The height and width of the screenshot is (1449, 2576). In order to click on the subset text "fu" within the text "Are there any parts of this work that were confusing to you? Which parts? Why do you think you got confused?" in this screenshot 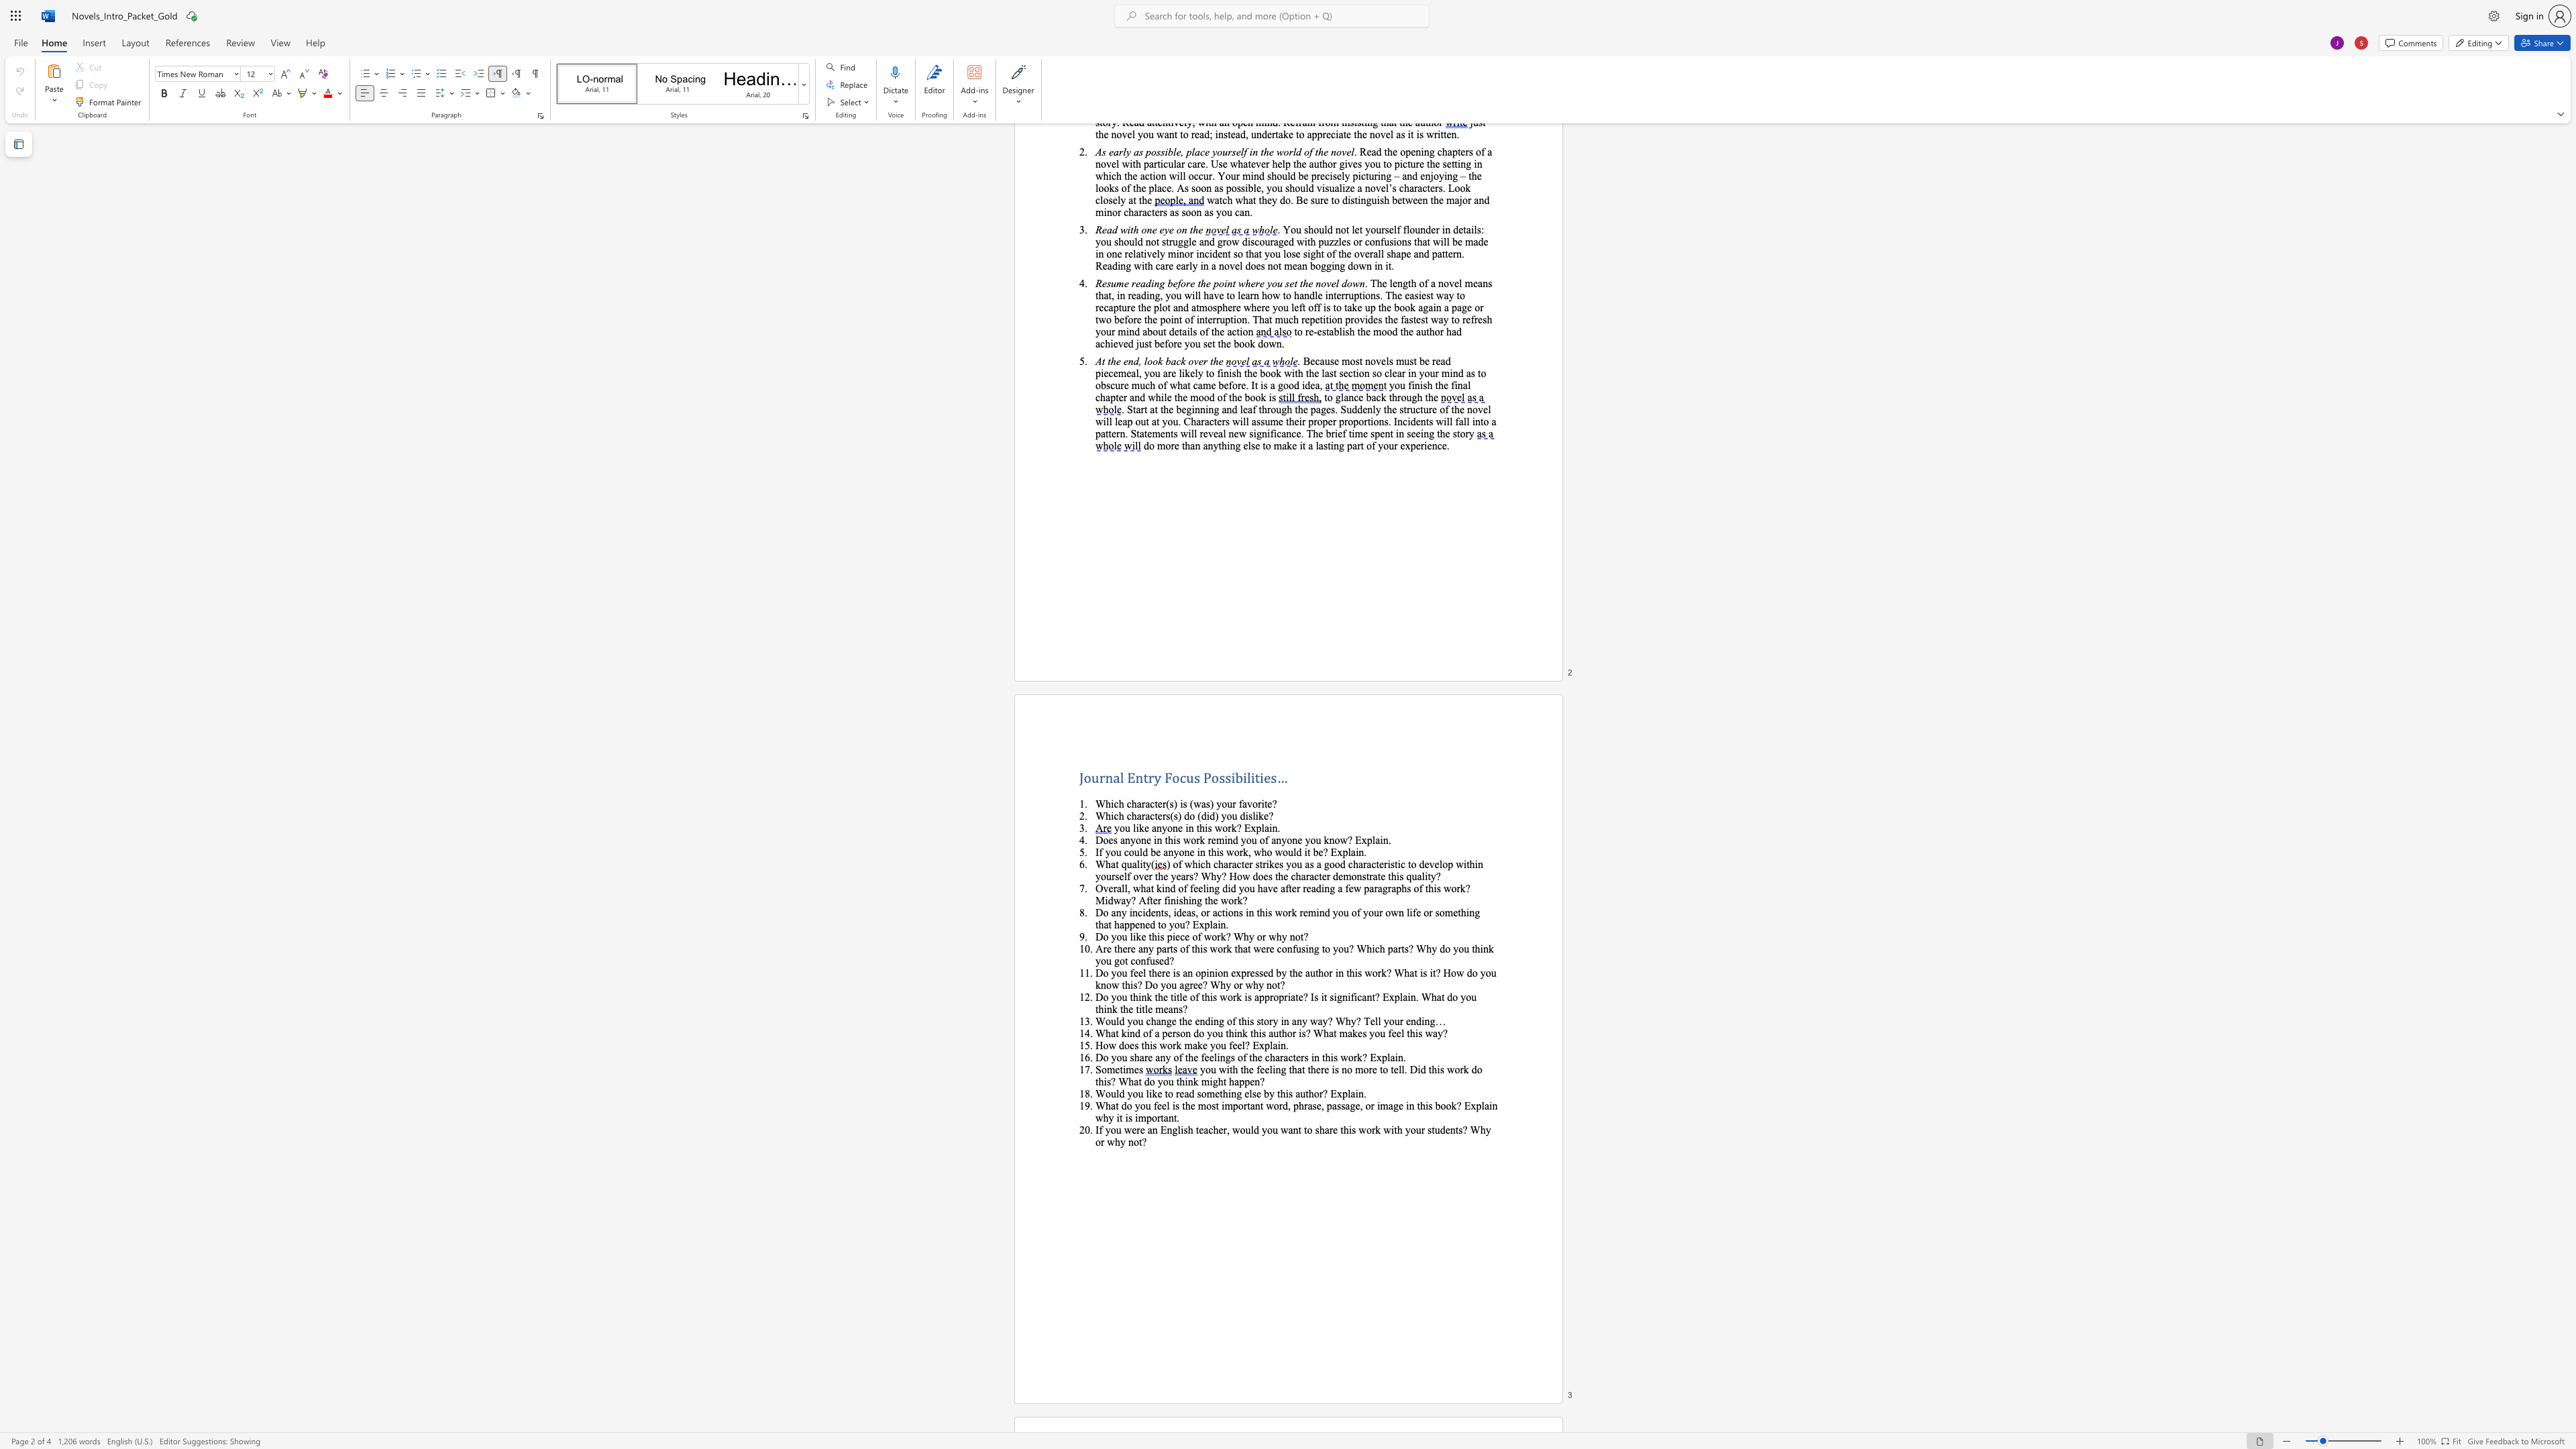, I will do `click(1145, 960)`.